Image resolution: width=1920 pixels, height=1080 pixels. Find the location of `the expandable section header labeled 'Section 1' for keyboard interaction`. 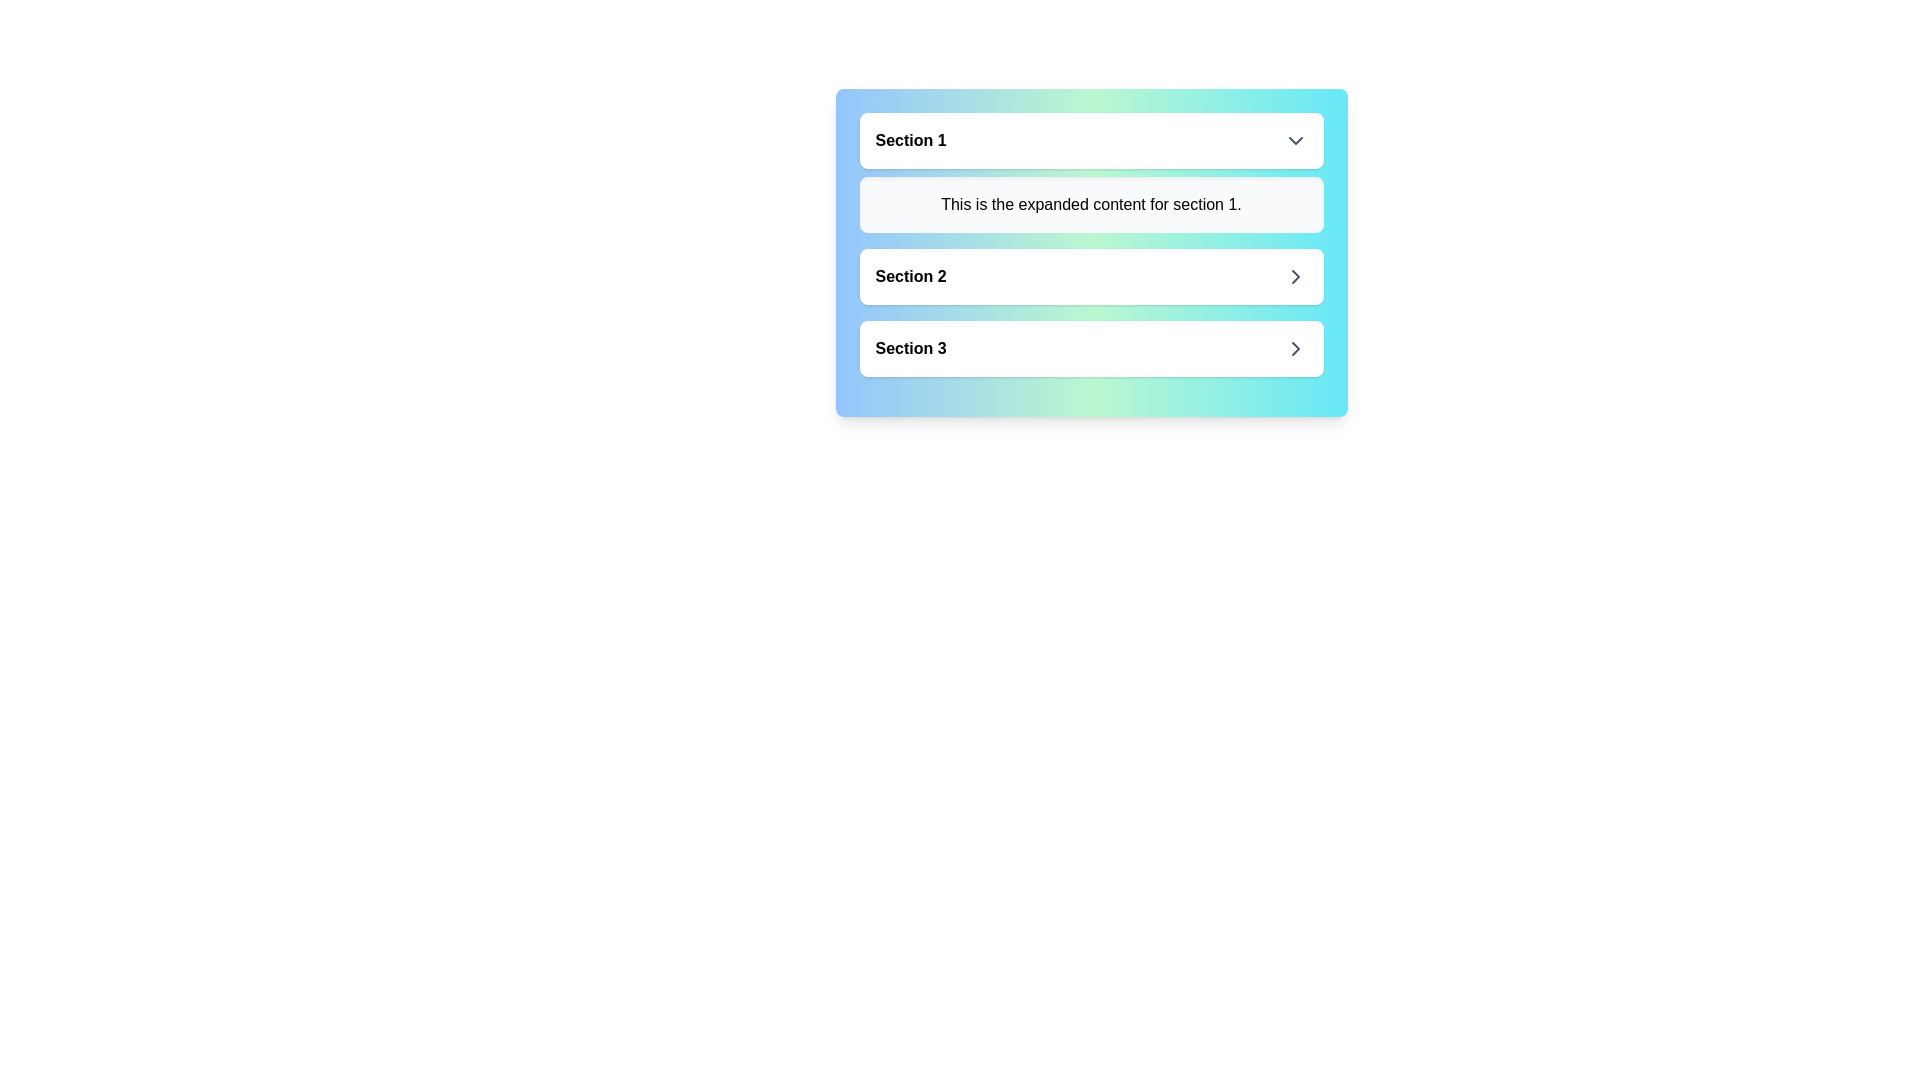

the expandable section header labeled 'Section 1' for keyboard interaction is located at coordinates (1090, 140).